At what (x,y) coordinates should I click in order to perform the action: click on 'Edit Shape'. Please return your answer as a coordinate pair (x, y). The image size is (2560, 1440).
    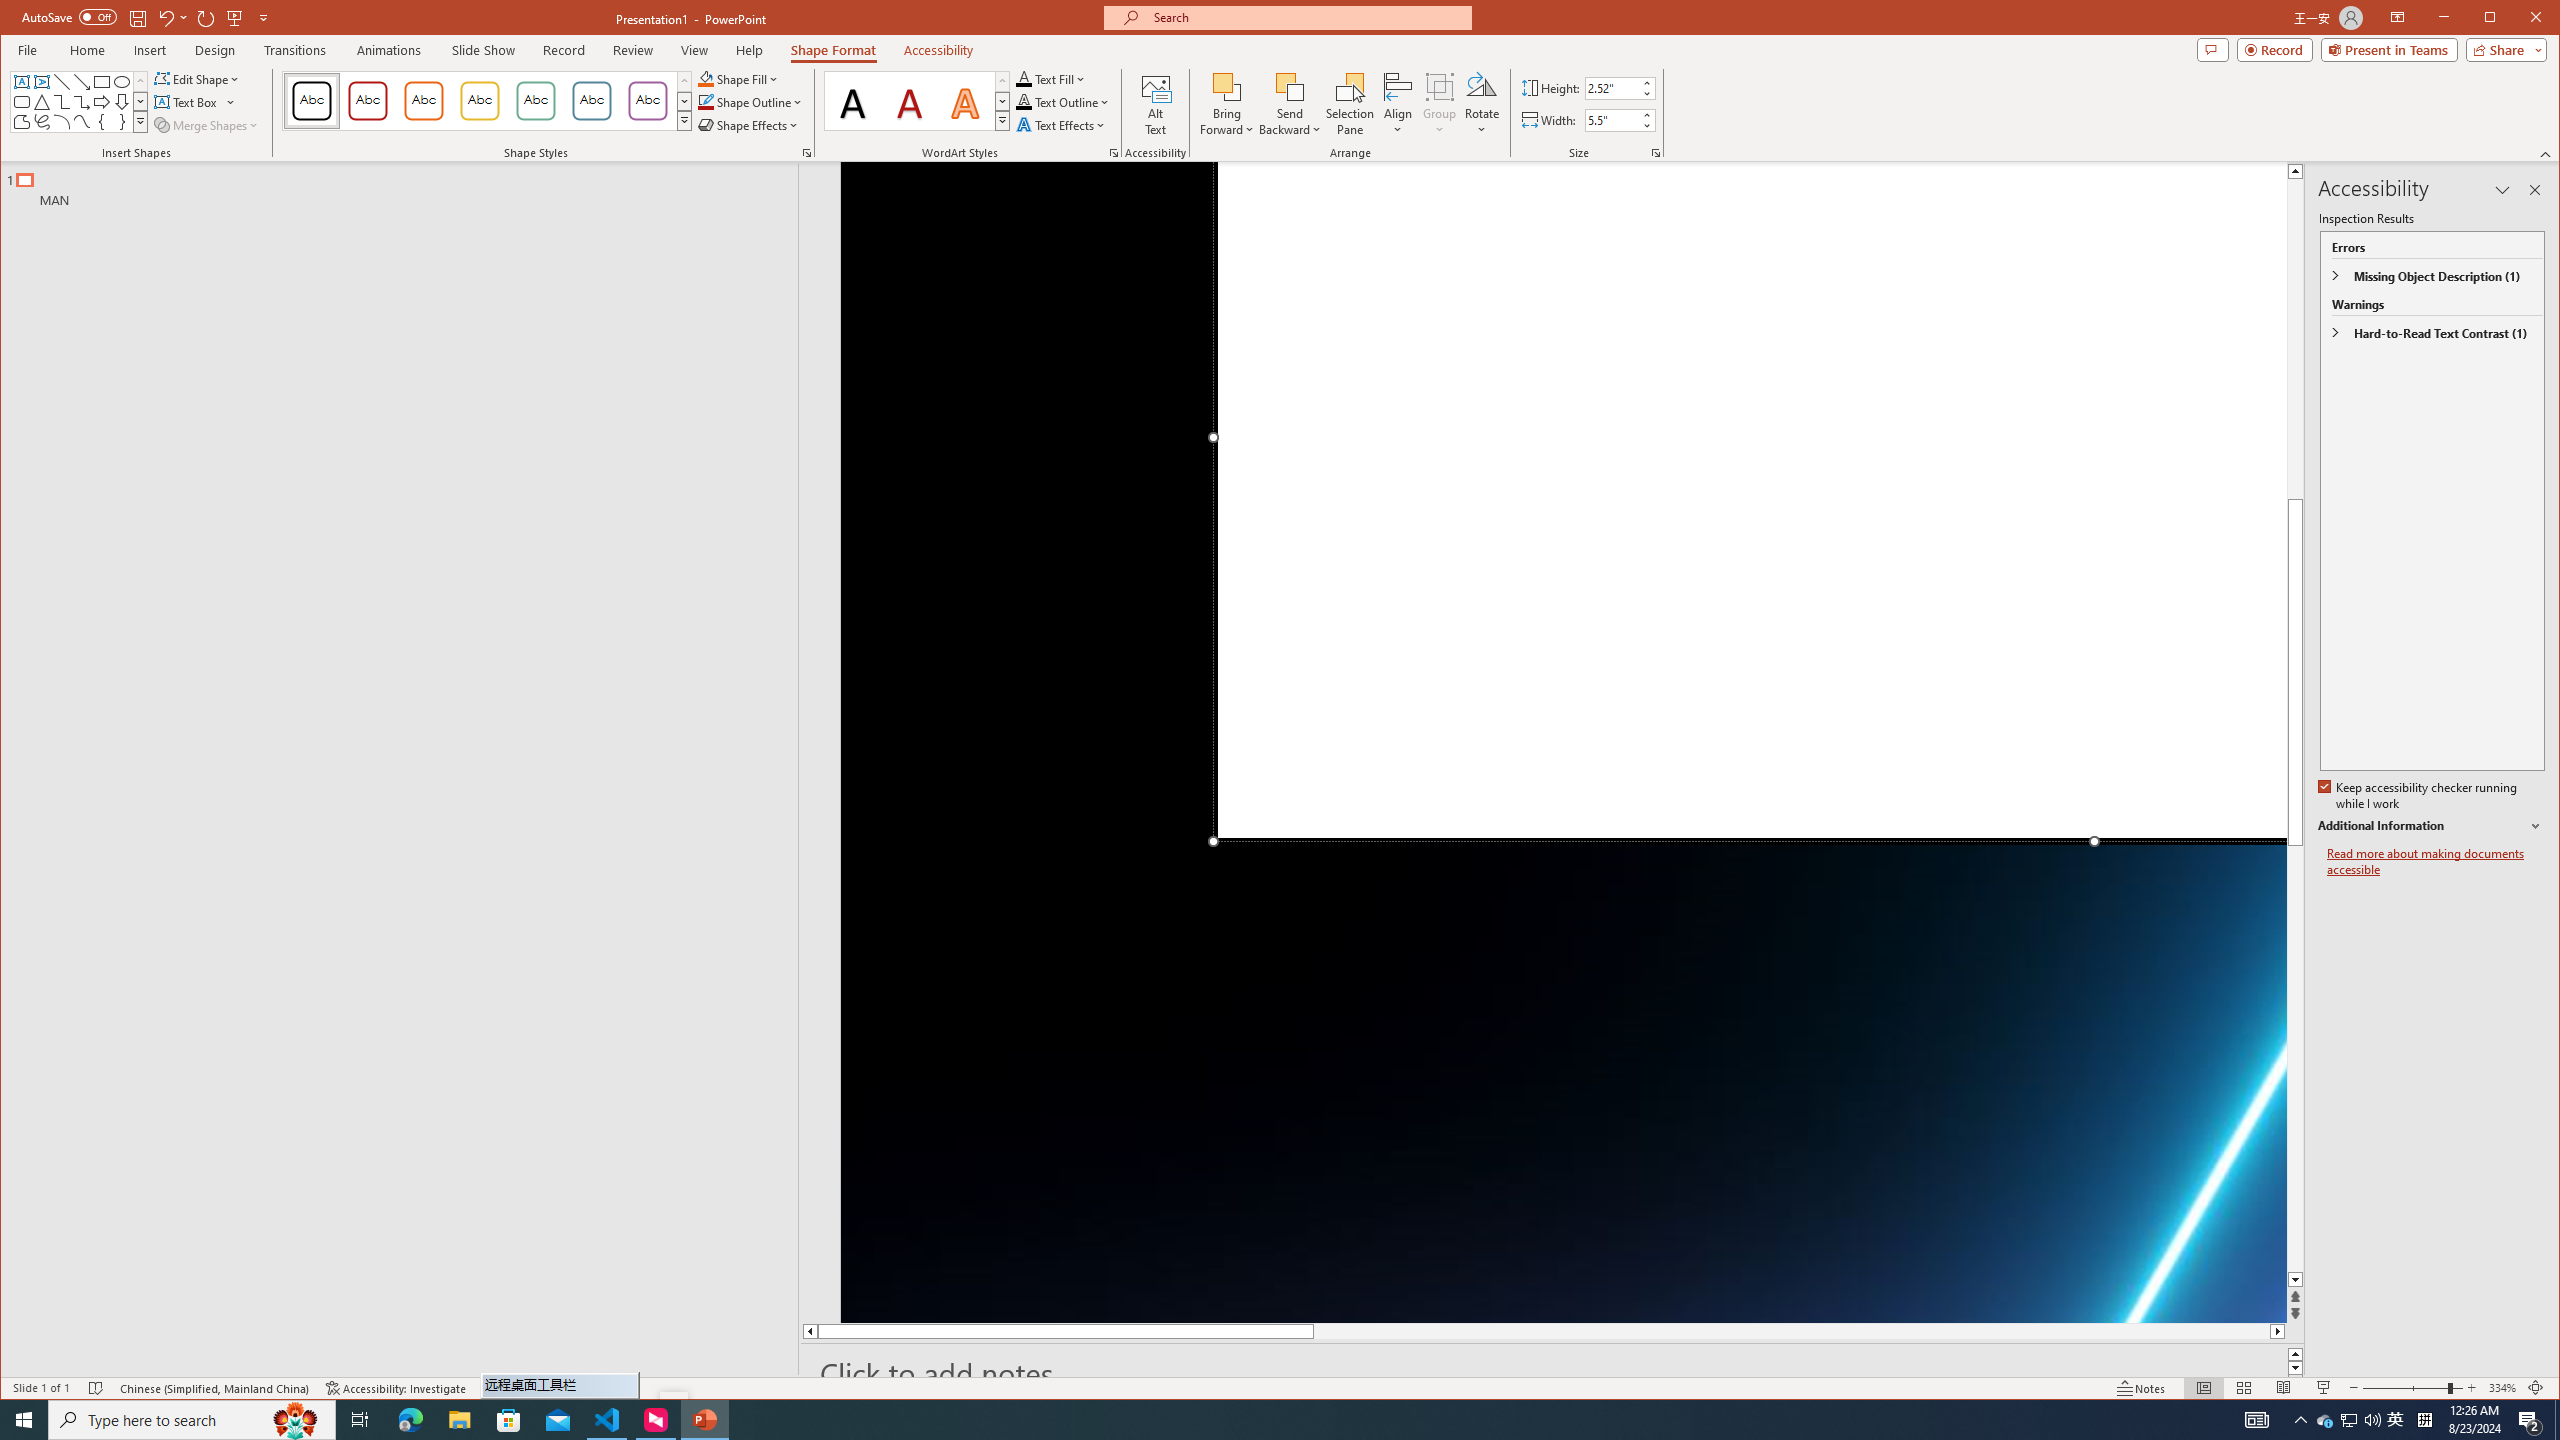
    Looking at the image, I should click on (197, 78).